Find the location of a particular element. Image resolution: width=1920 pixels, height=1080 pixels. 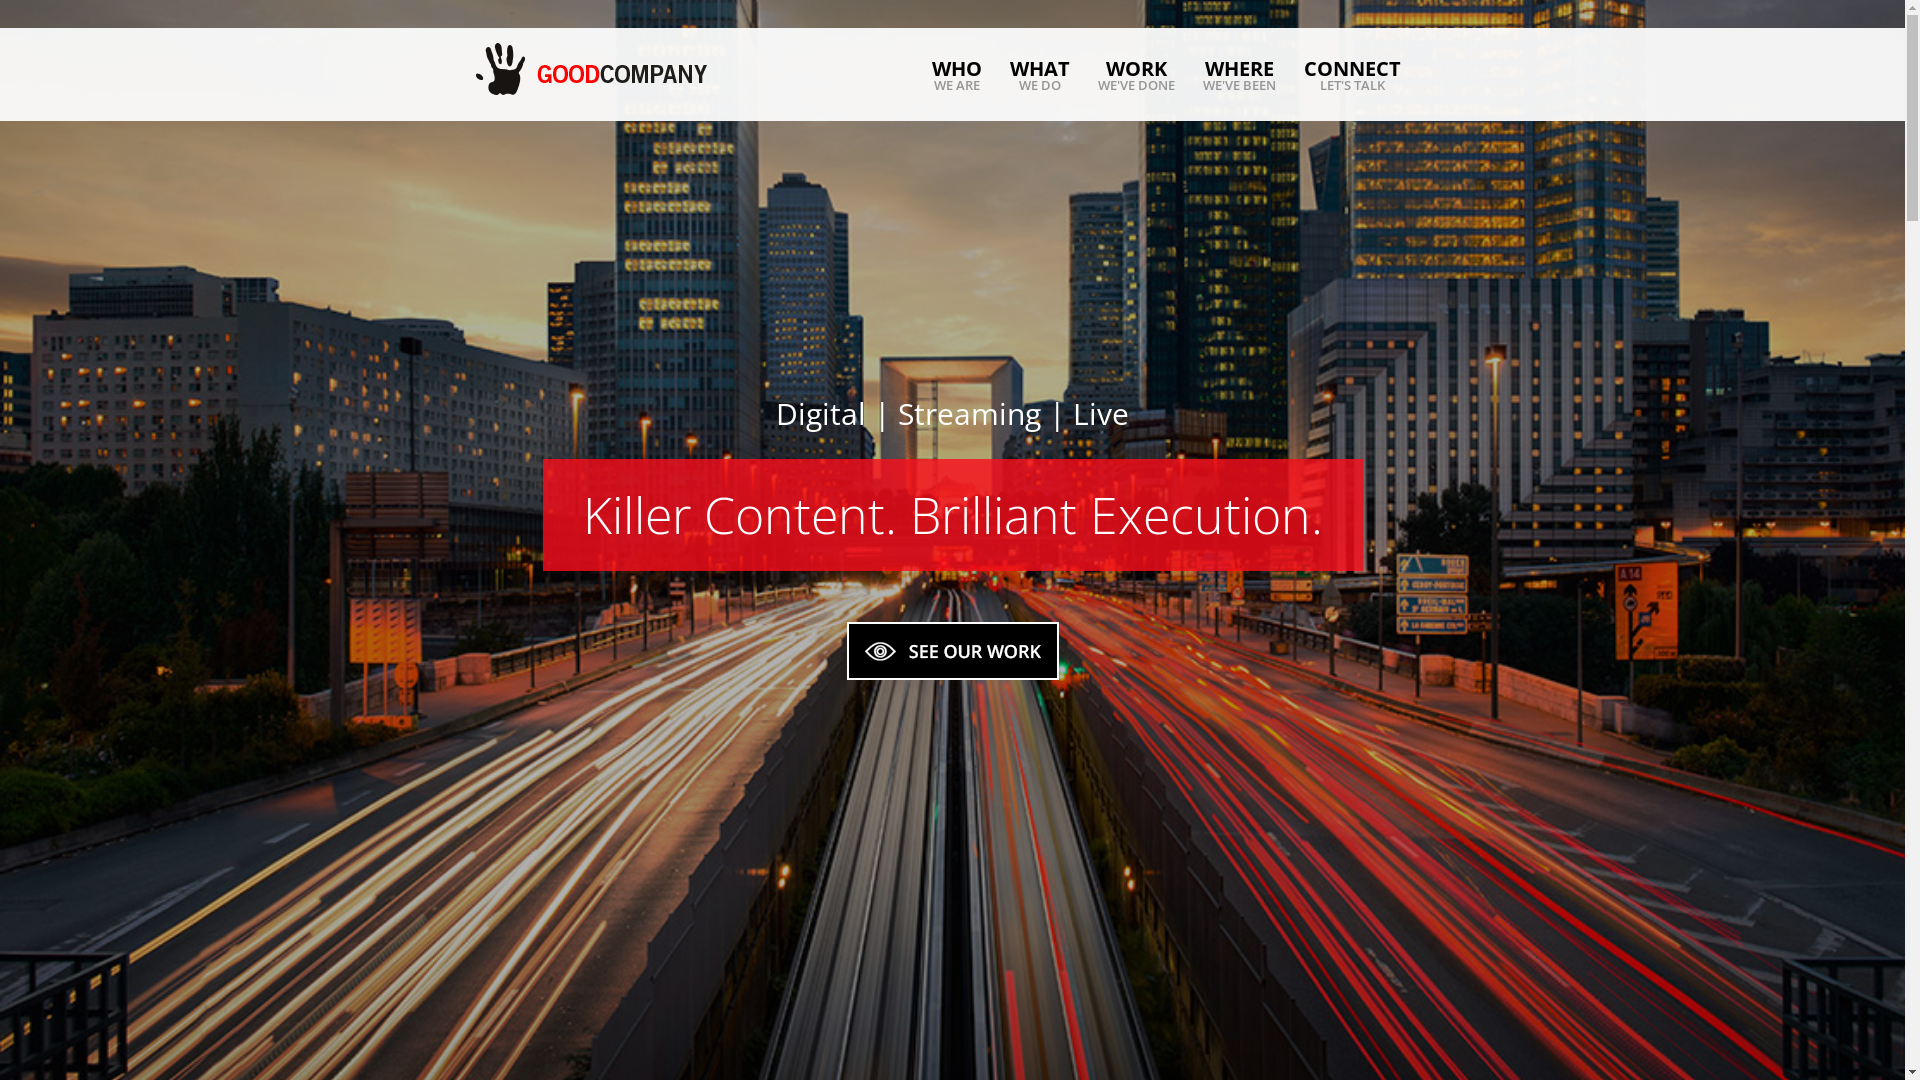

'WHERE is located at coordinates (1238, 74).